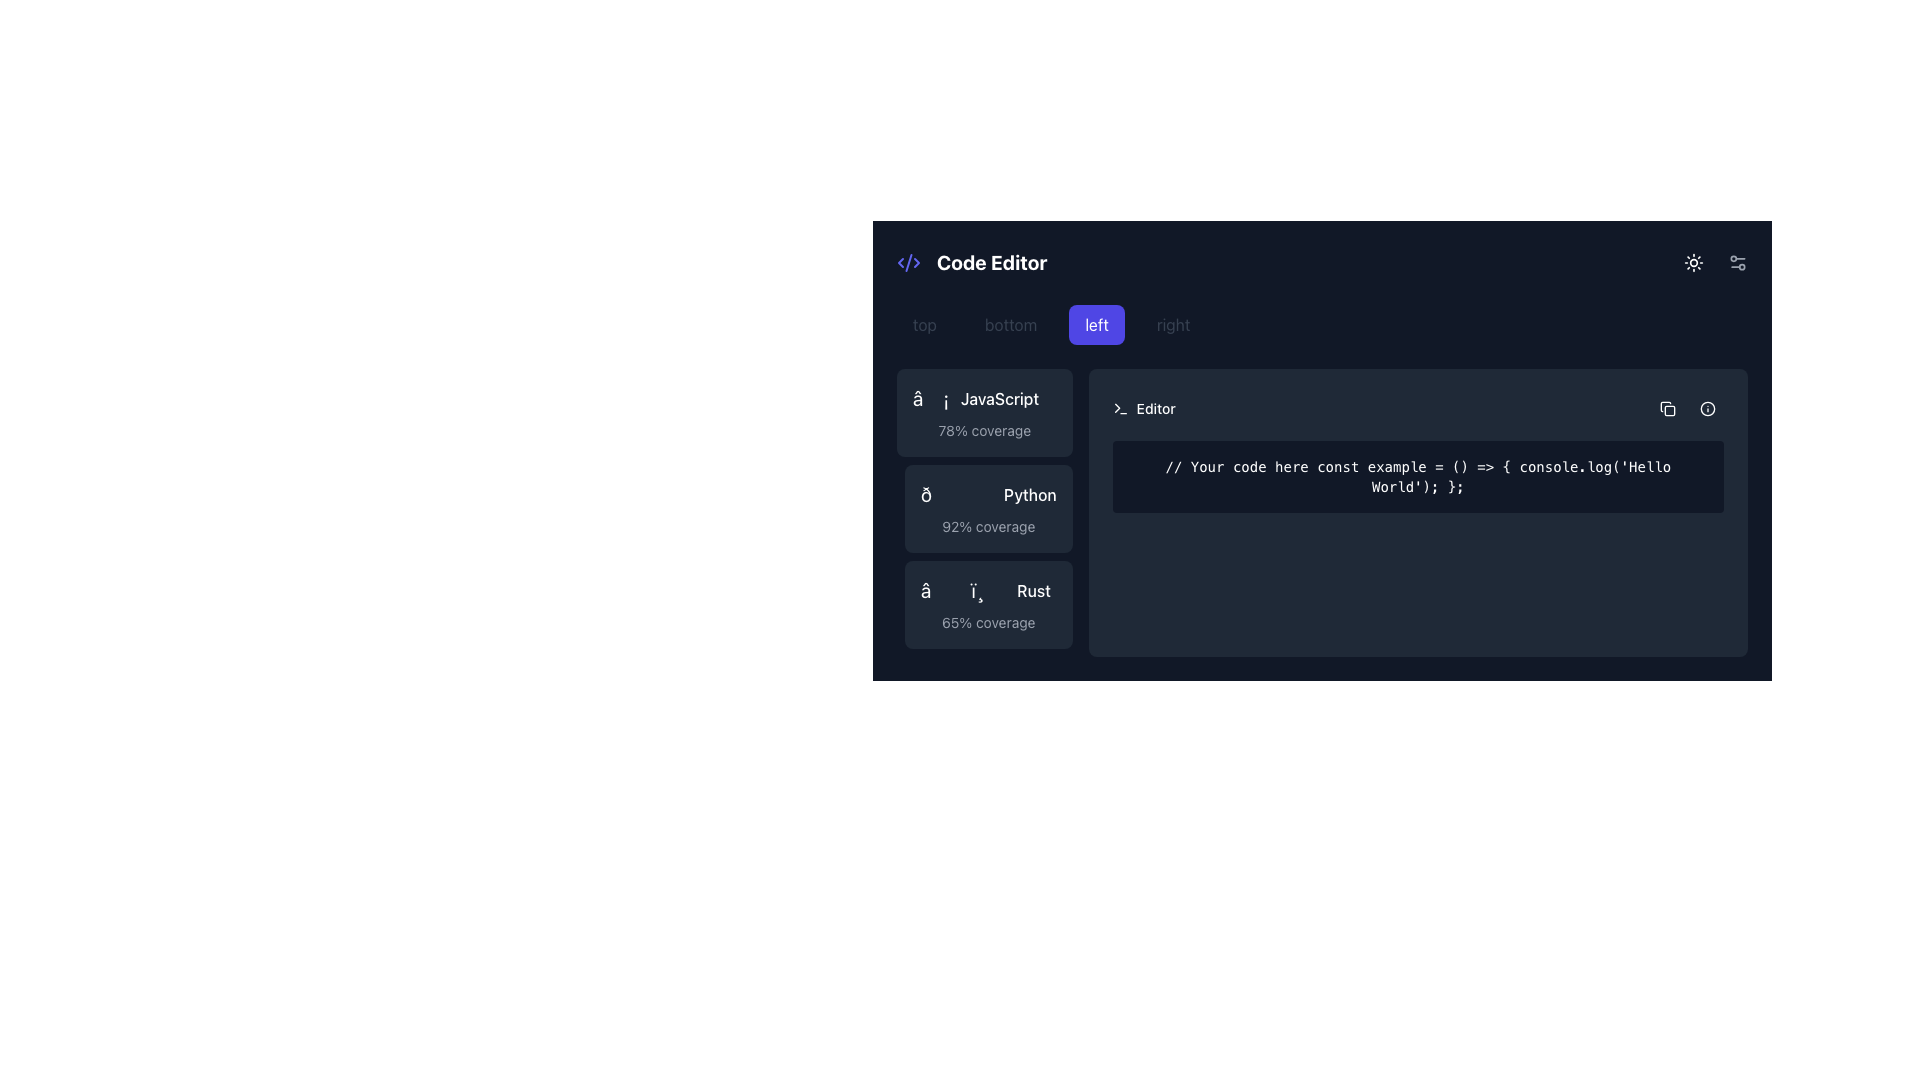 Image resolution: width=1920 pixels, height=1080 pixels. Describe the element at coordinates (1665, 406) in the screenshot. I see `the vector graphic component representing the copy code feature located at the top-right corner of the code editor panel` at that location.